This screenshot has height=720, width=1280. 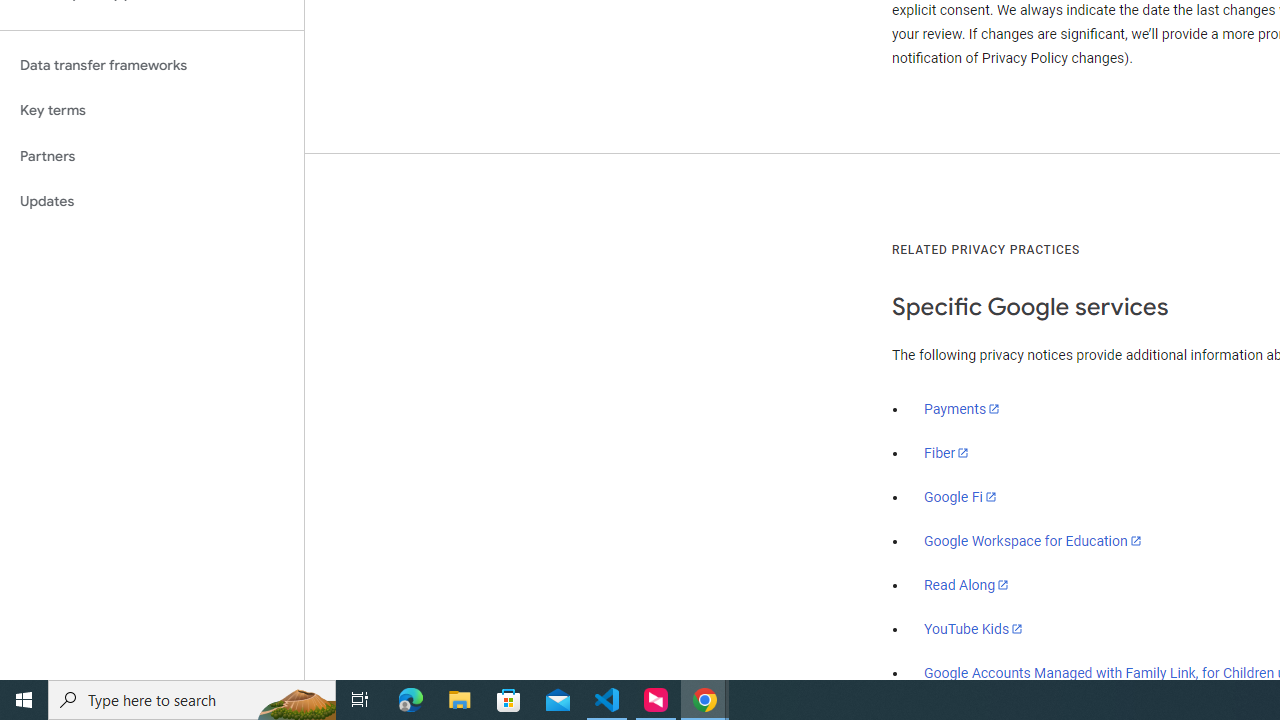 I want to click on 'Google Workspace for Education', so click(x=1032, y=541).